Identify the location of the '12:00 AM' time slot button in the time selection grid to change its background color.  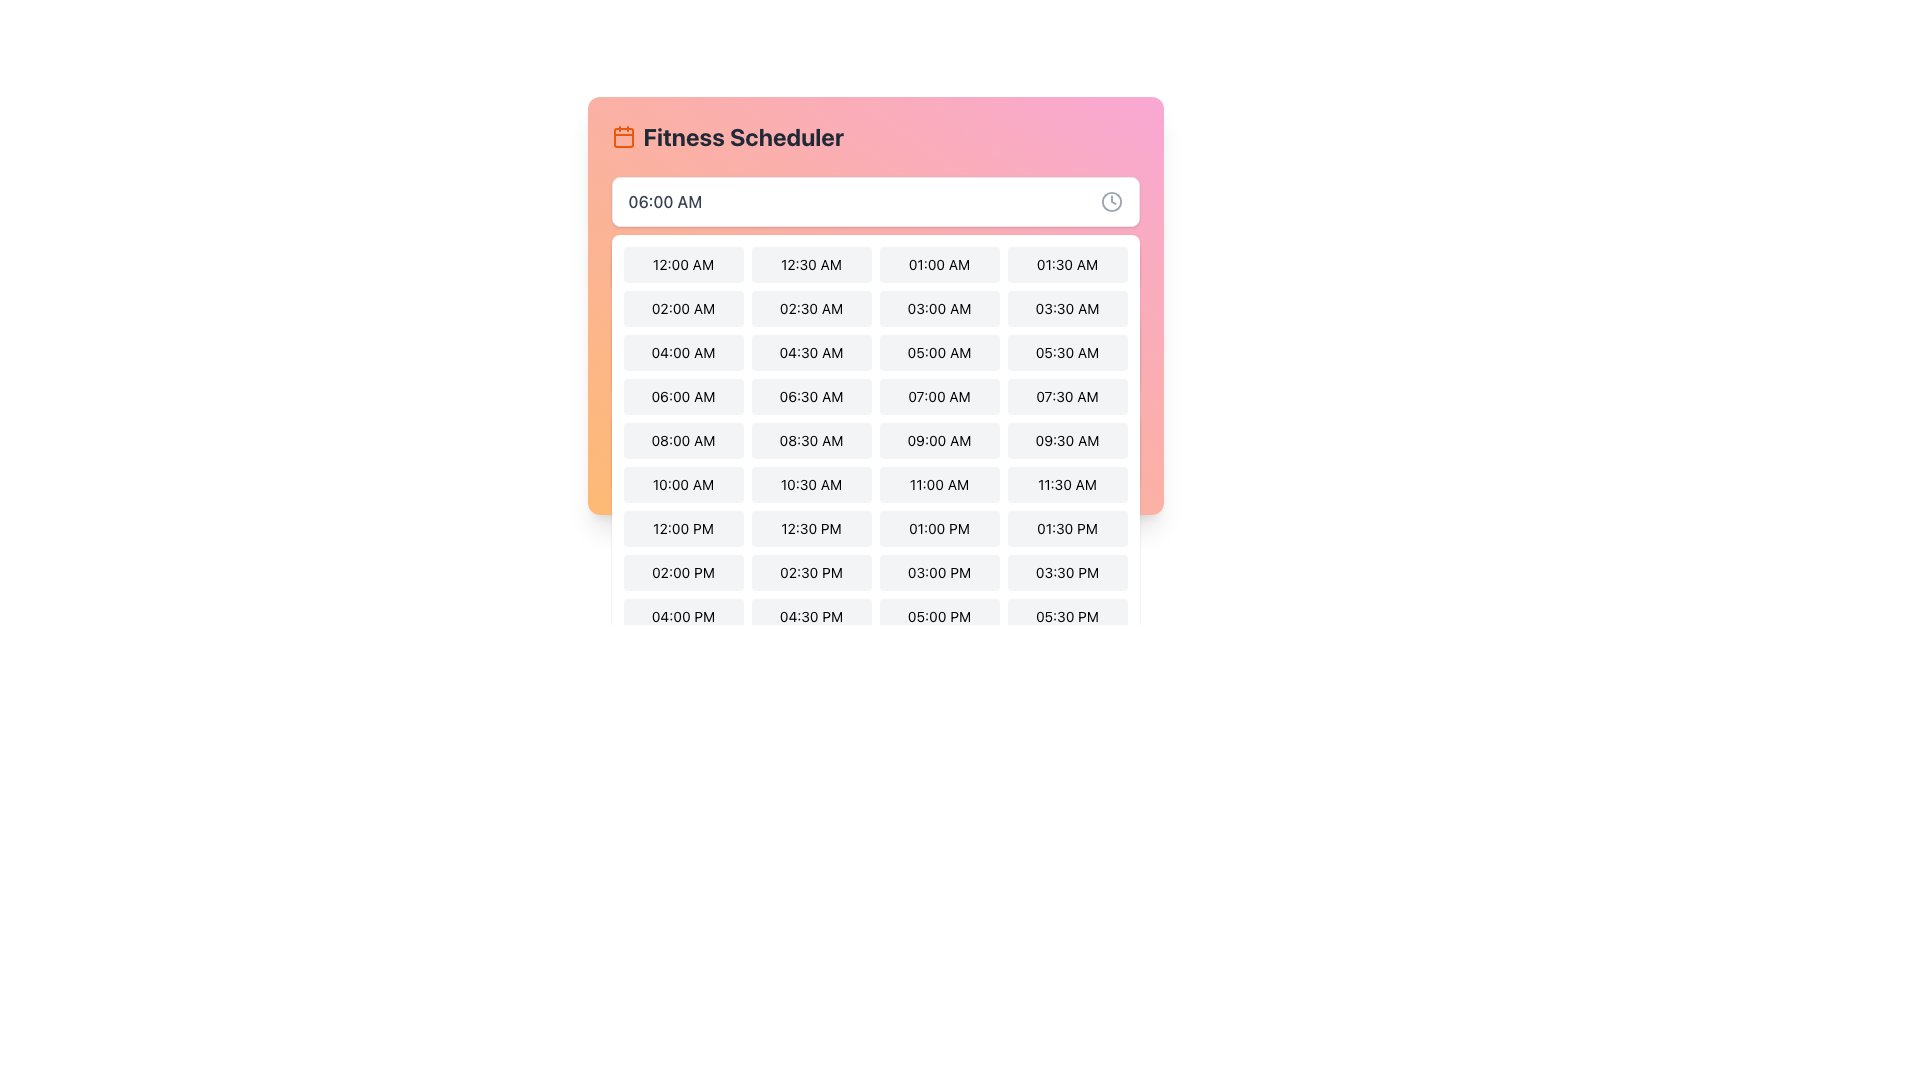
(683, 264).